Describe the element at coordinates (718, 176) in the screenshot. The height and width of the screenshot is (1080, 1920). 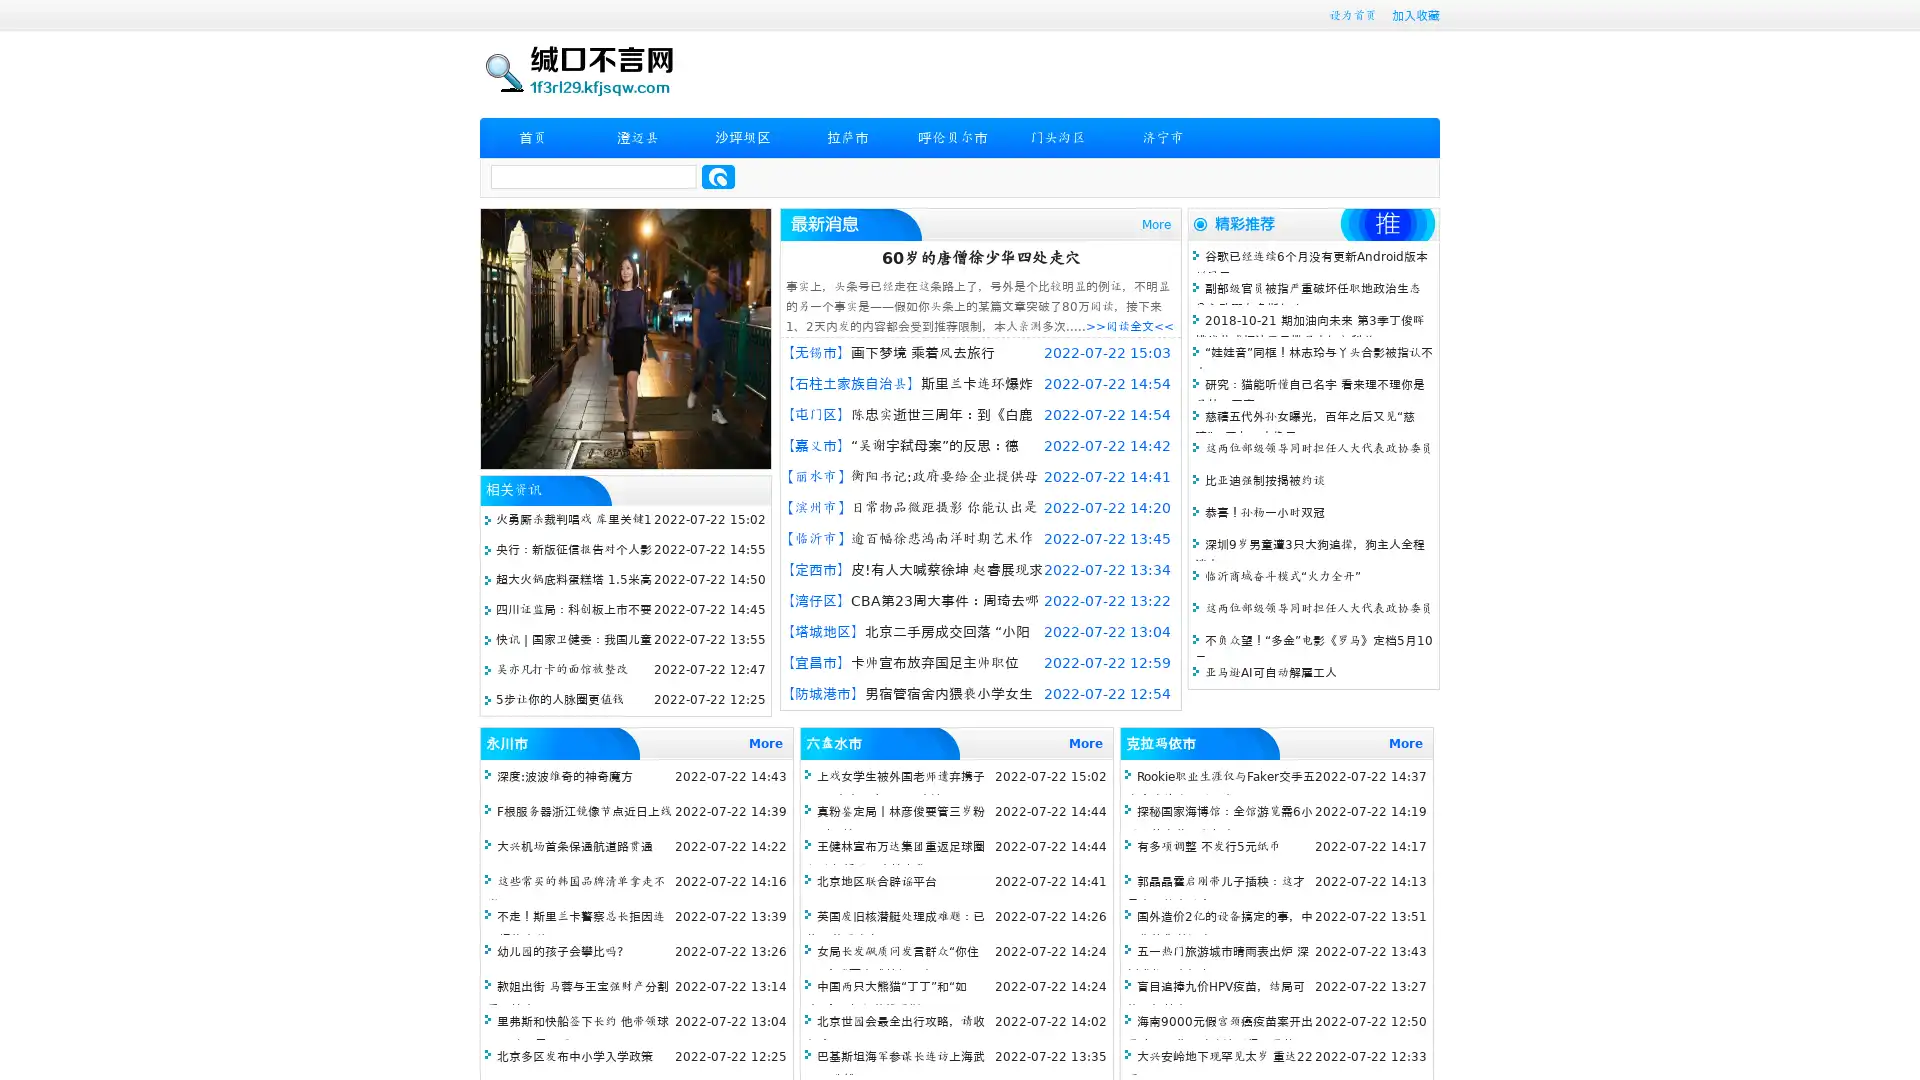
I see `Search` at that location.